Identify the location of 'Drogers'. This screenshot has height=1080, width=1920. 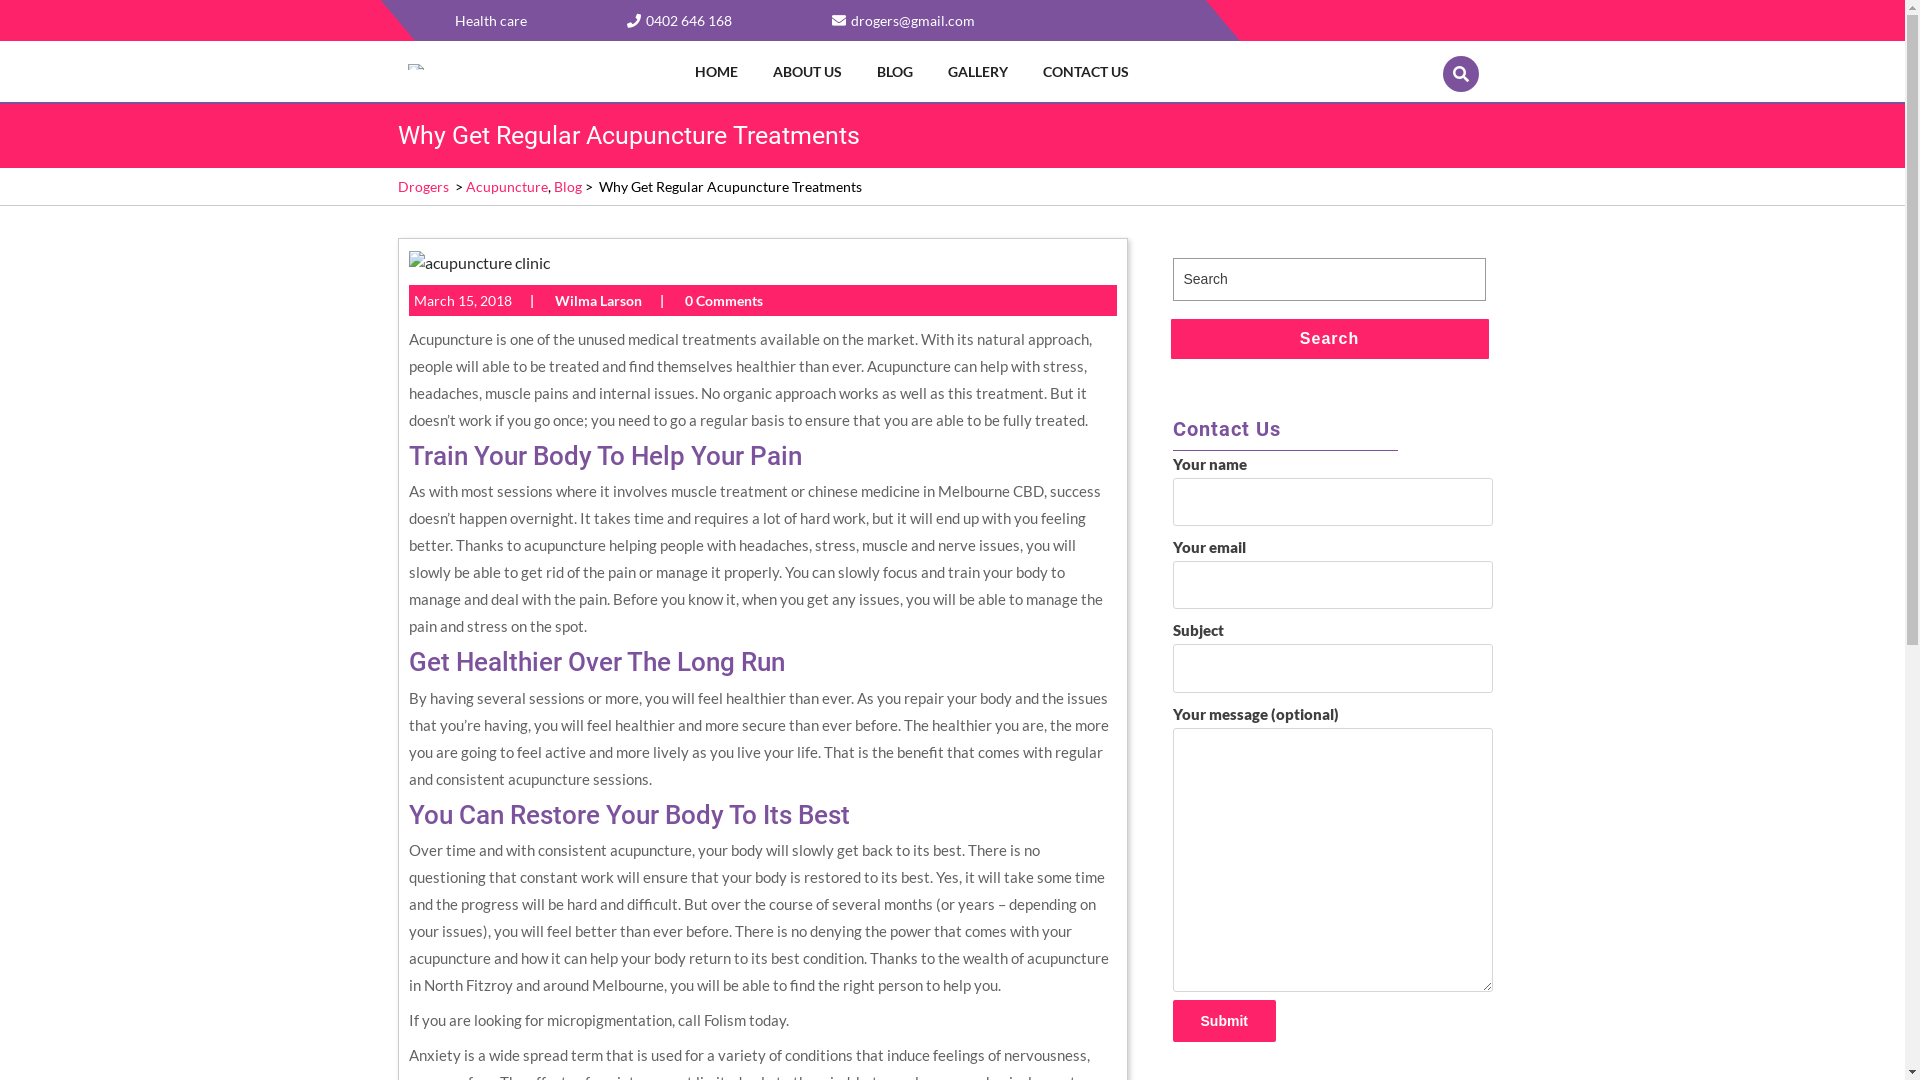
(422, 186).